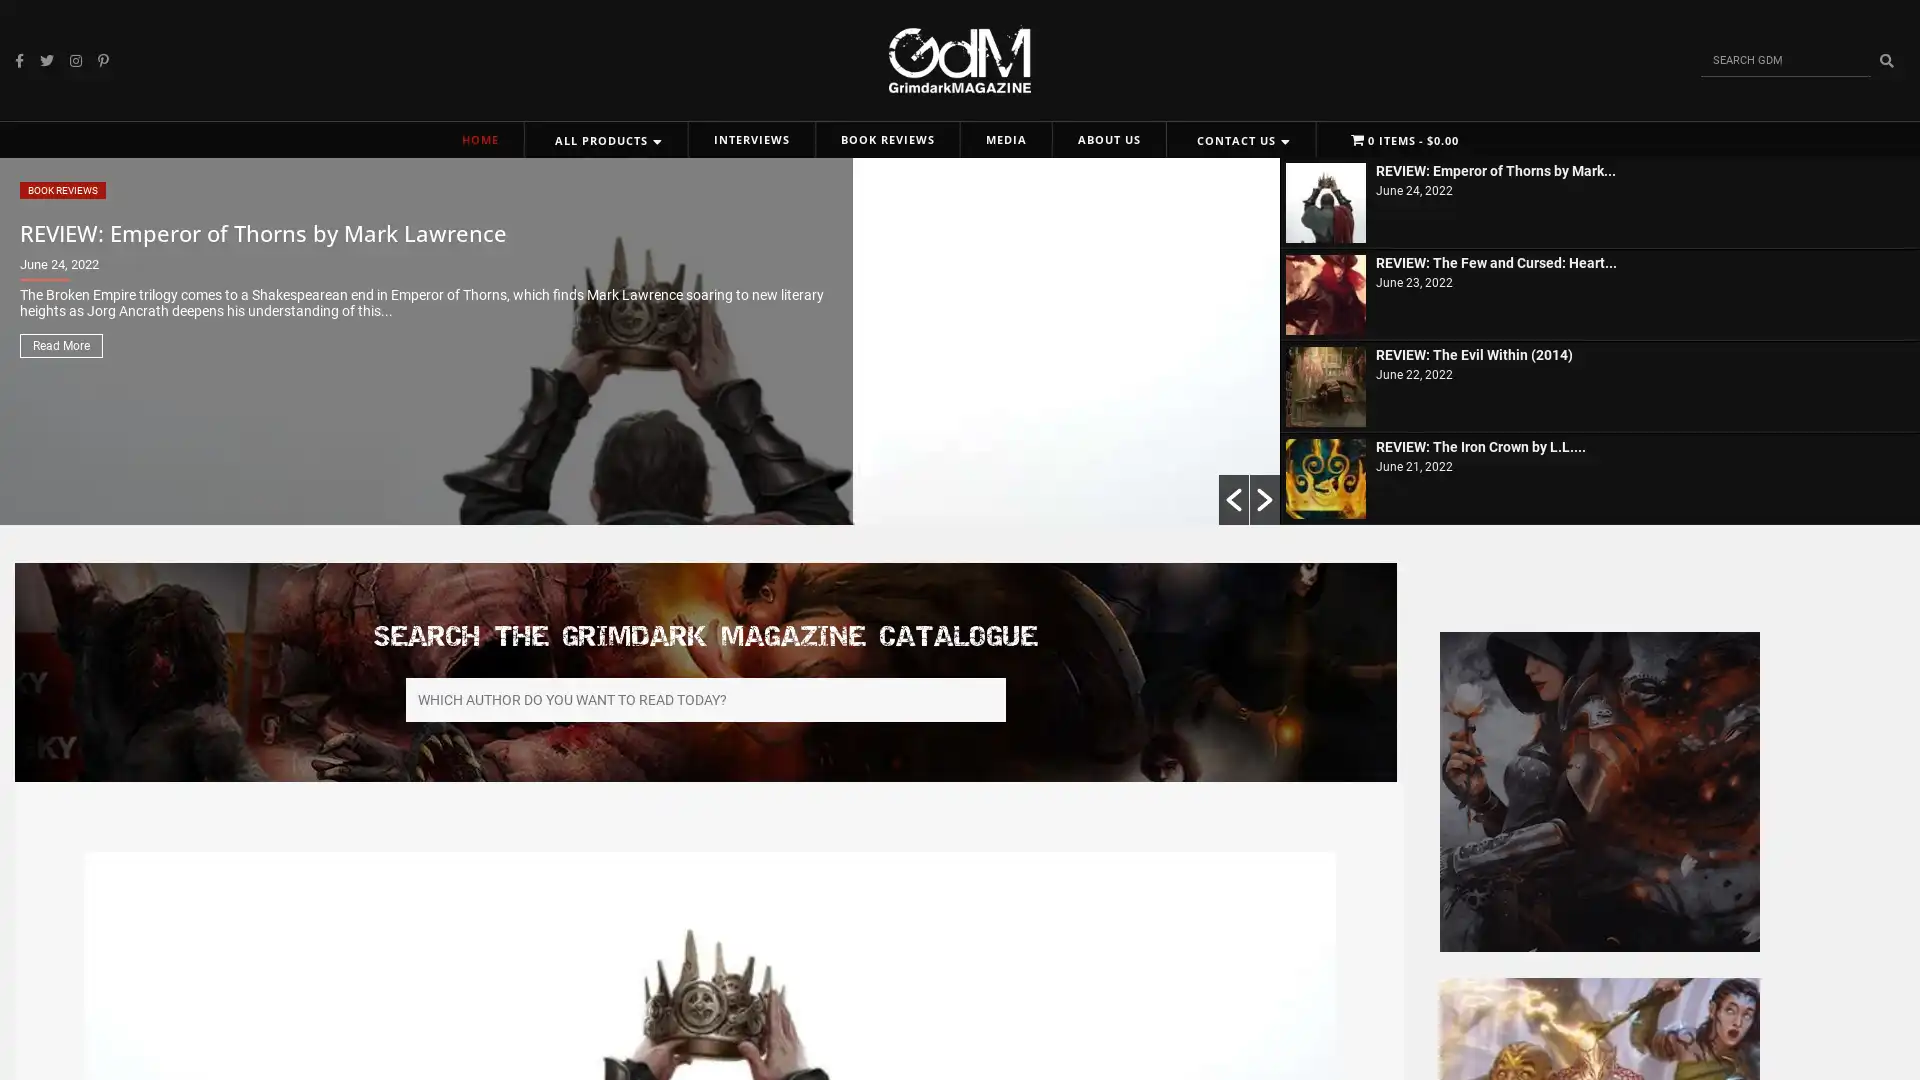 The height and width of the screenshot is (1080, 1920). I want to click on Search, so click(1885, 59).